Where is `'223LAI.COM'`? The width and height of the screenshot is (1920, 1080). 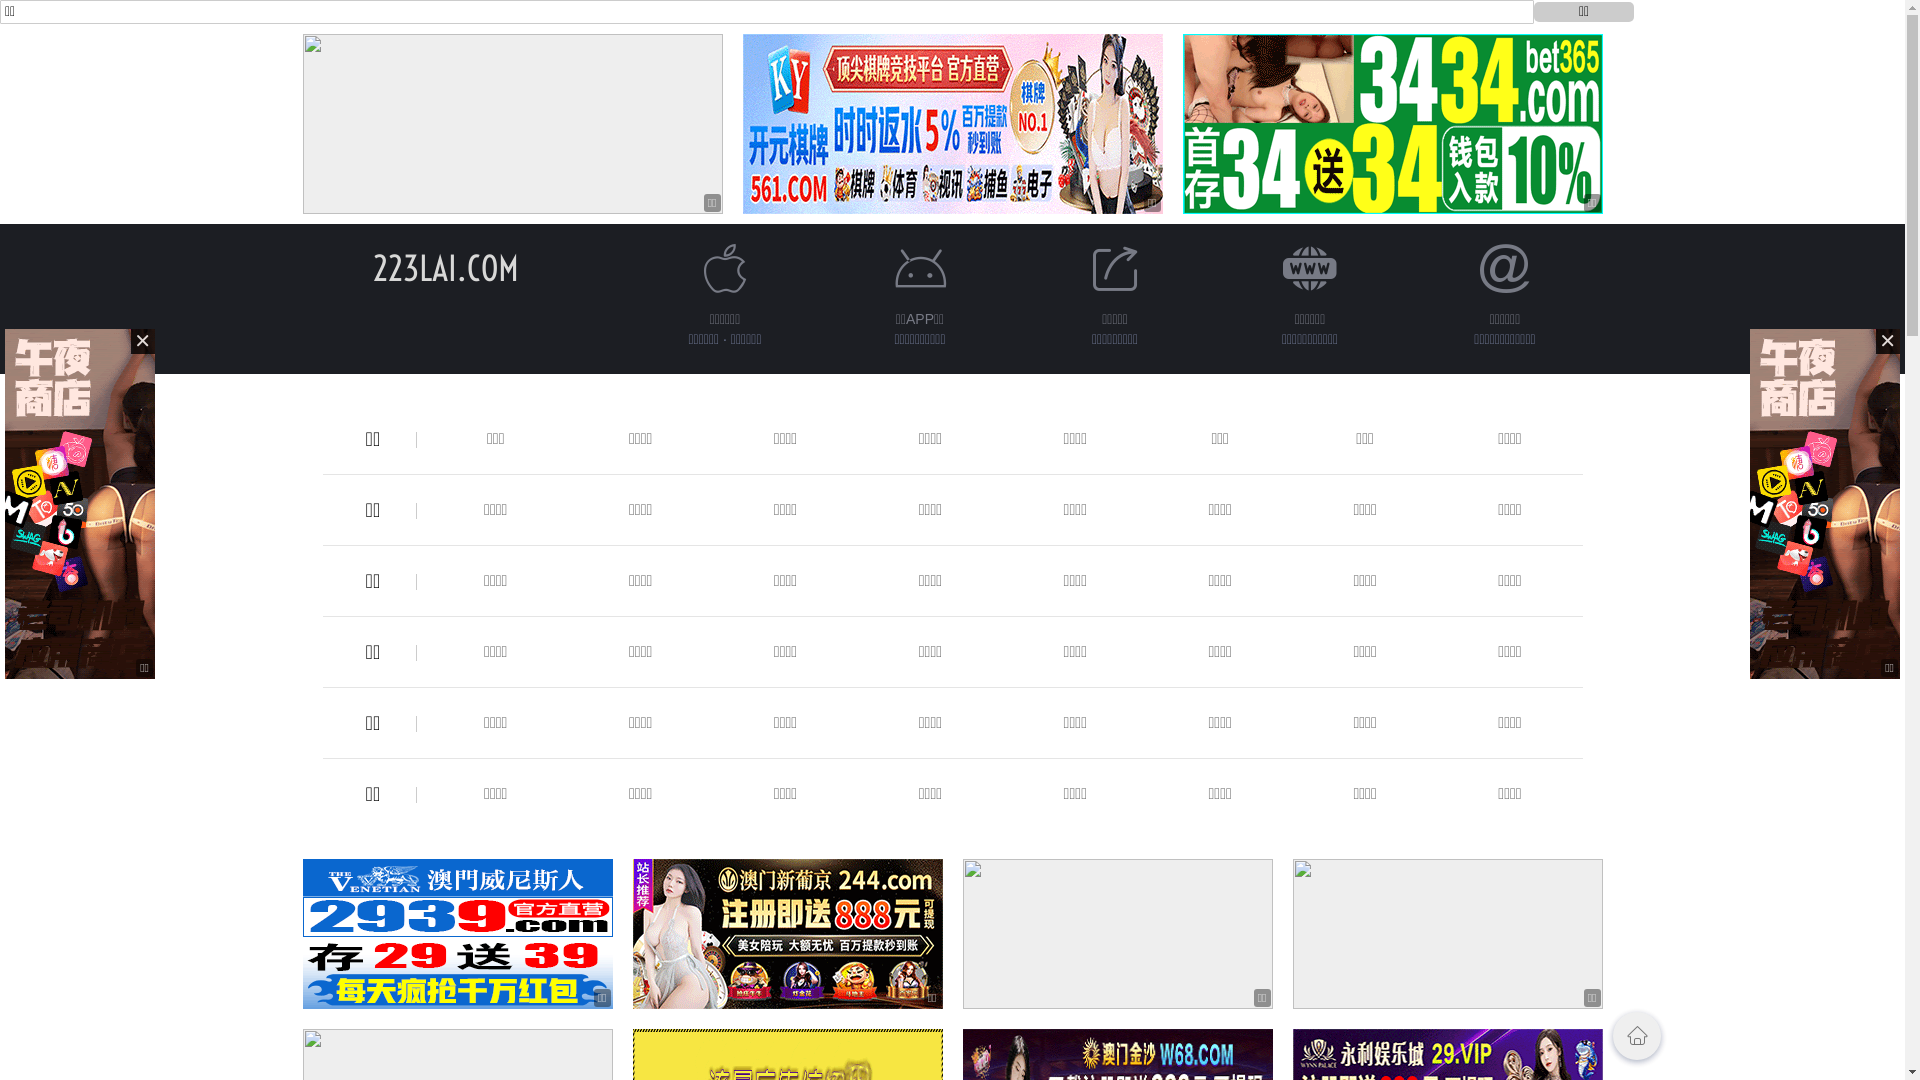 '223LAI.COM' is located at coordinates (444, 267).